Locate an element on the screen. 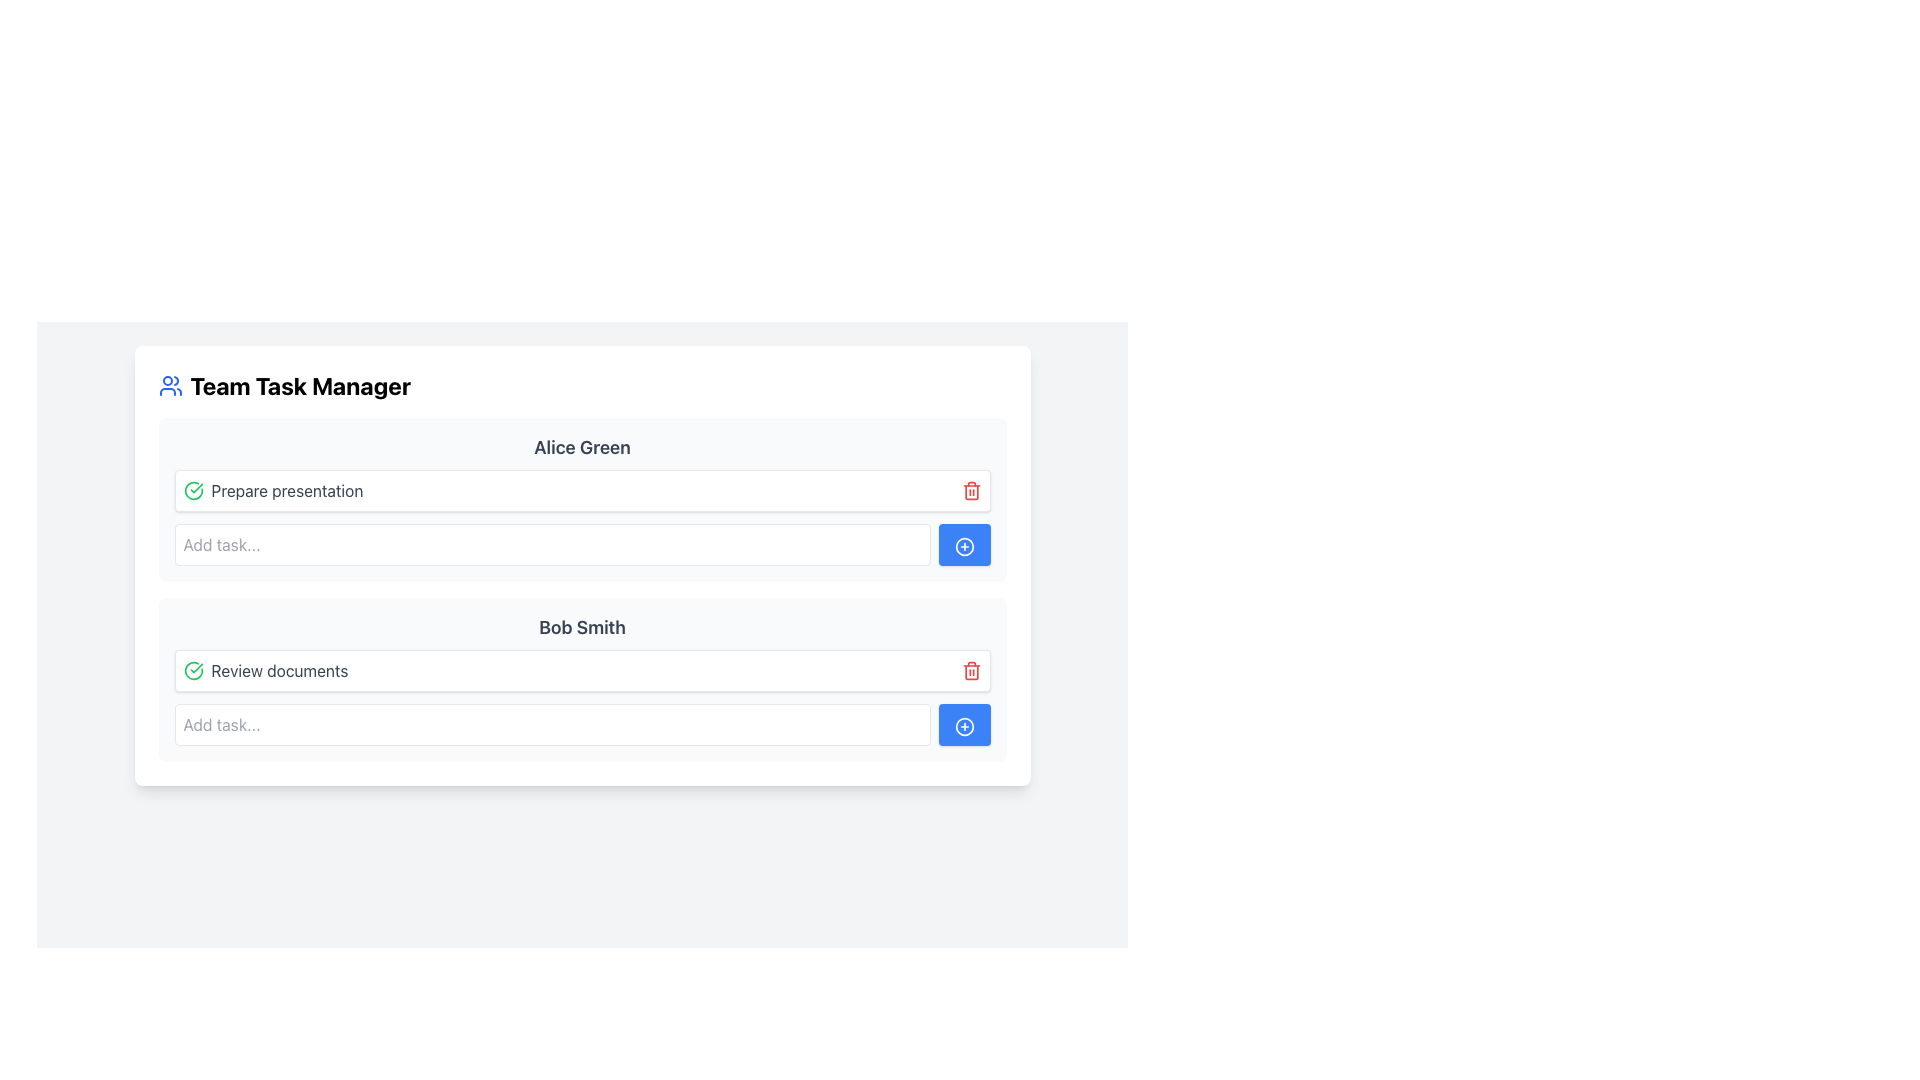 This screenshot has width=1920, height=1080. the Icon button is located at coordinates (964, 546).